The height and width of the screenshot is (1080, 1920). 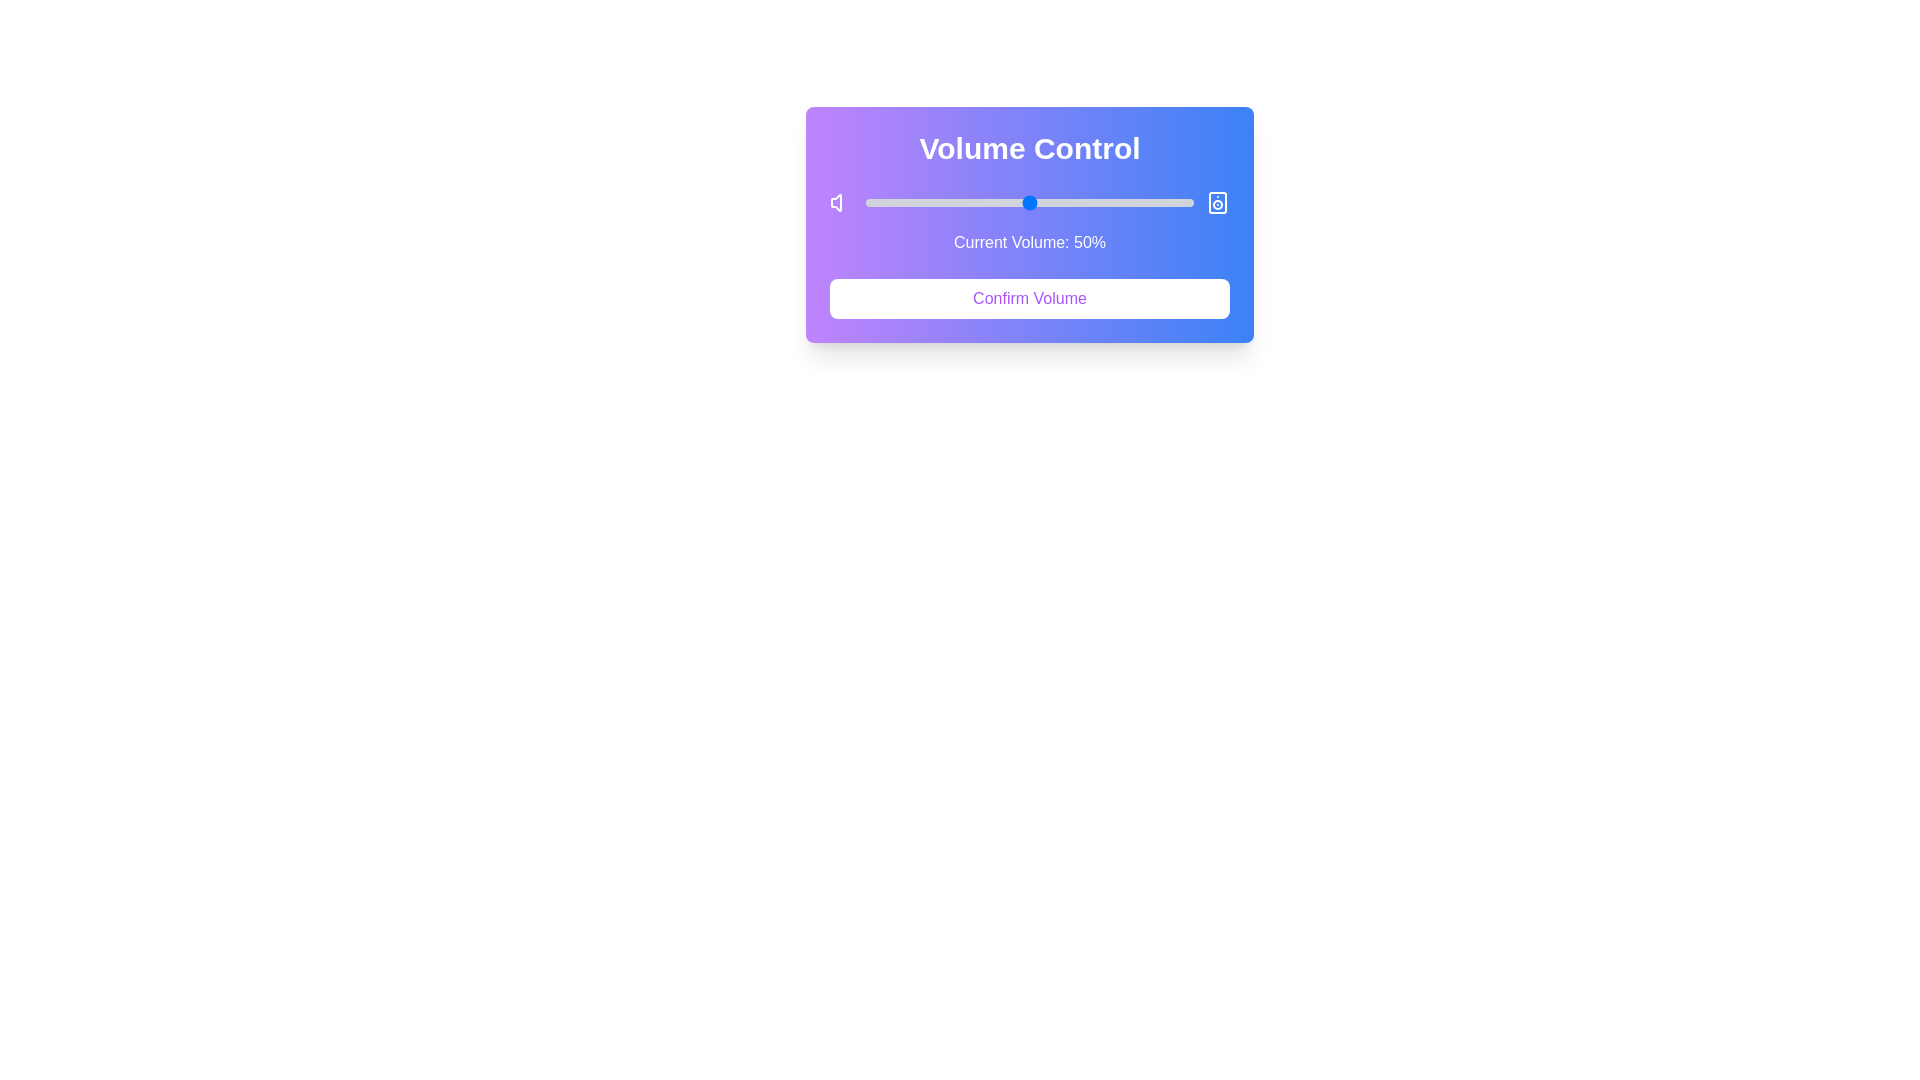 I want to click on the 'Confirm Volume' button to confirm the current volume setting, so click(x=1030, y=299).